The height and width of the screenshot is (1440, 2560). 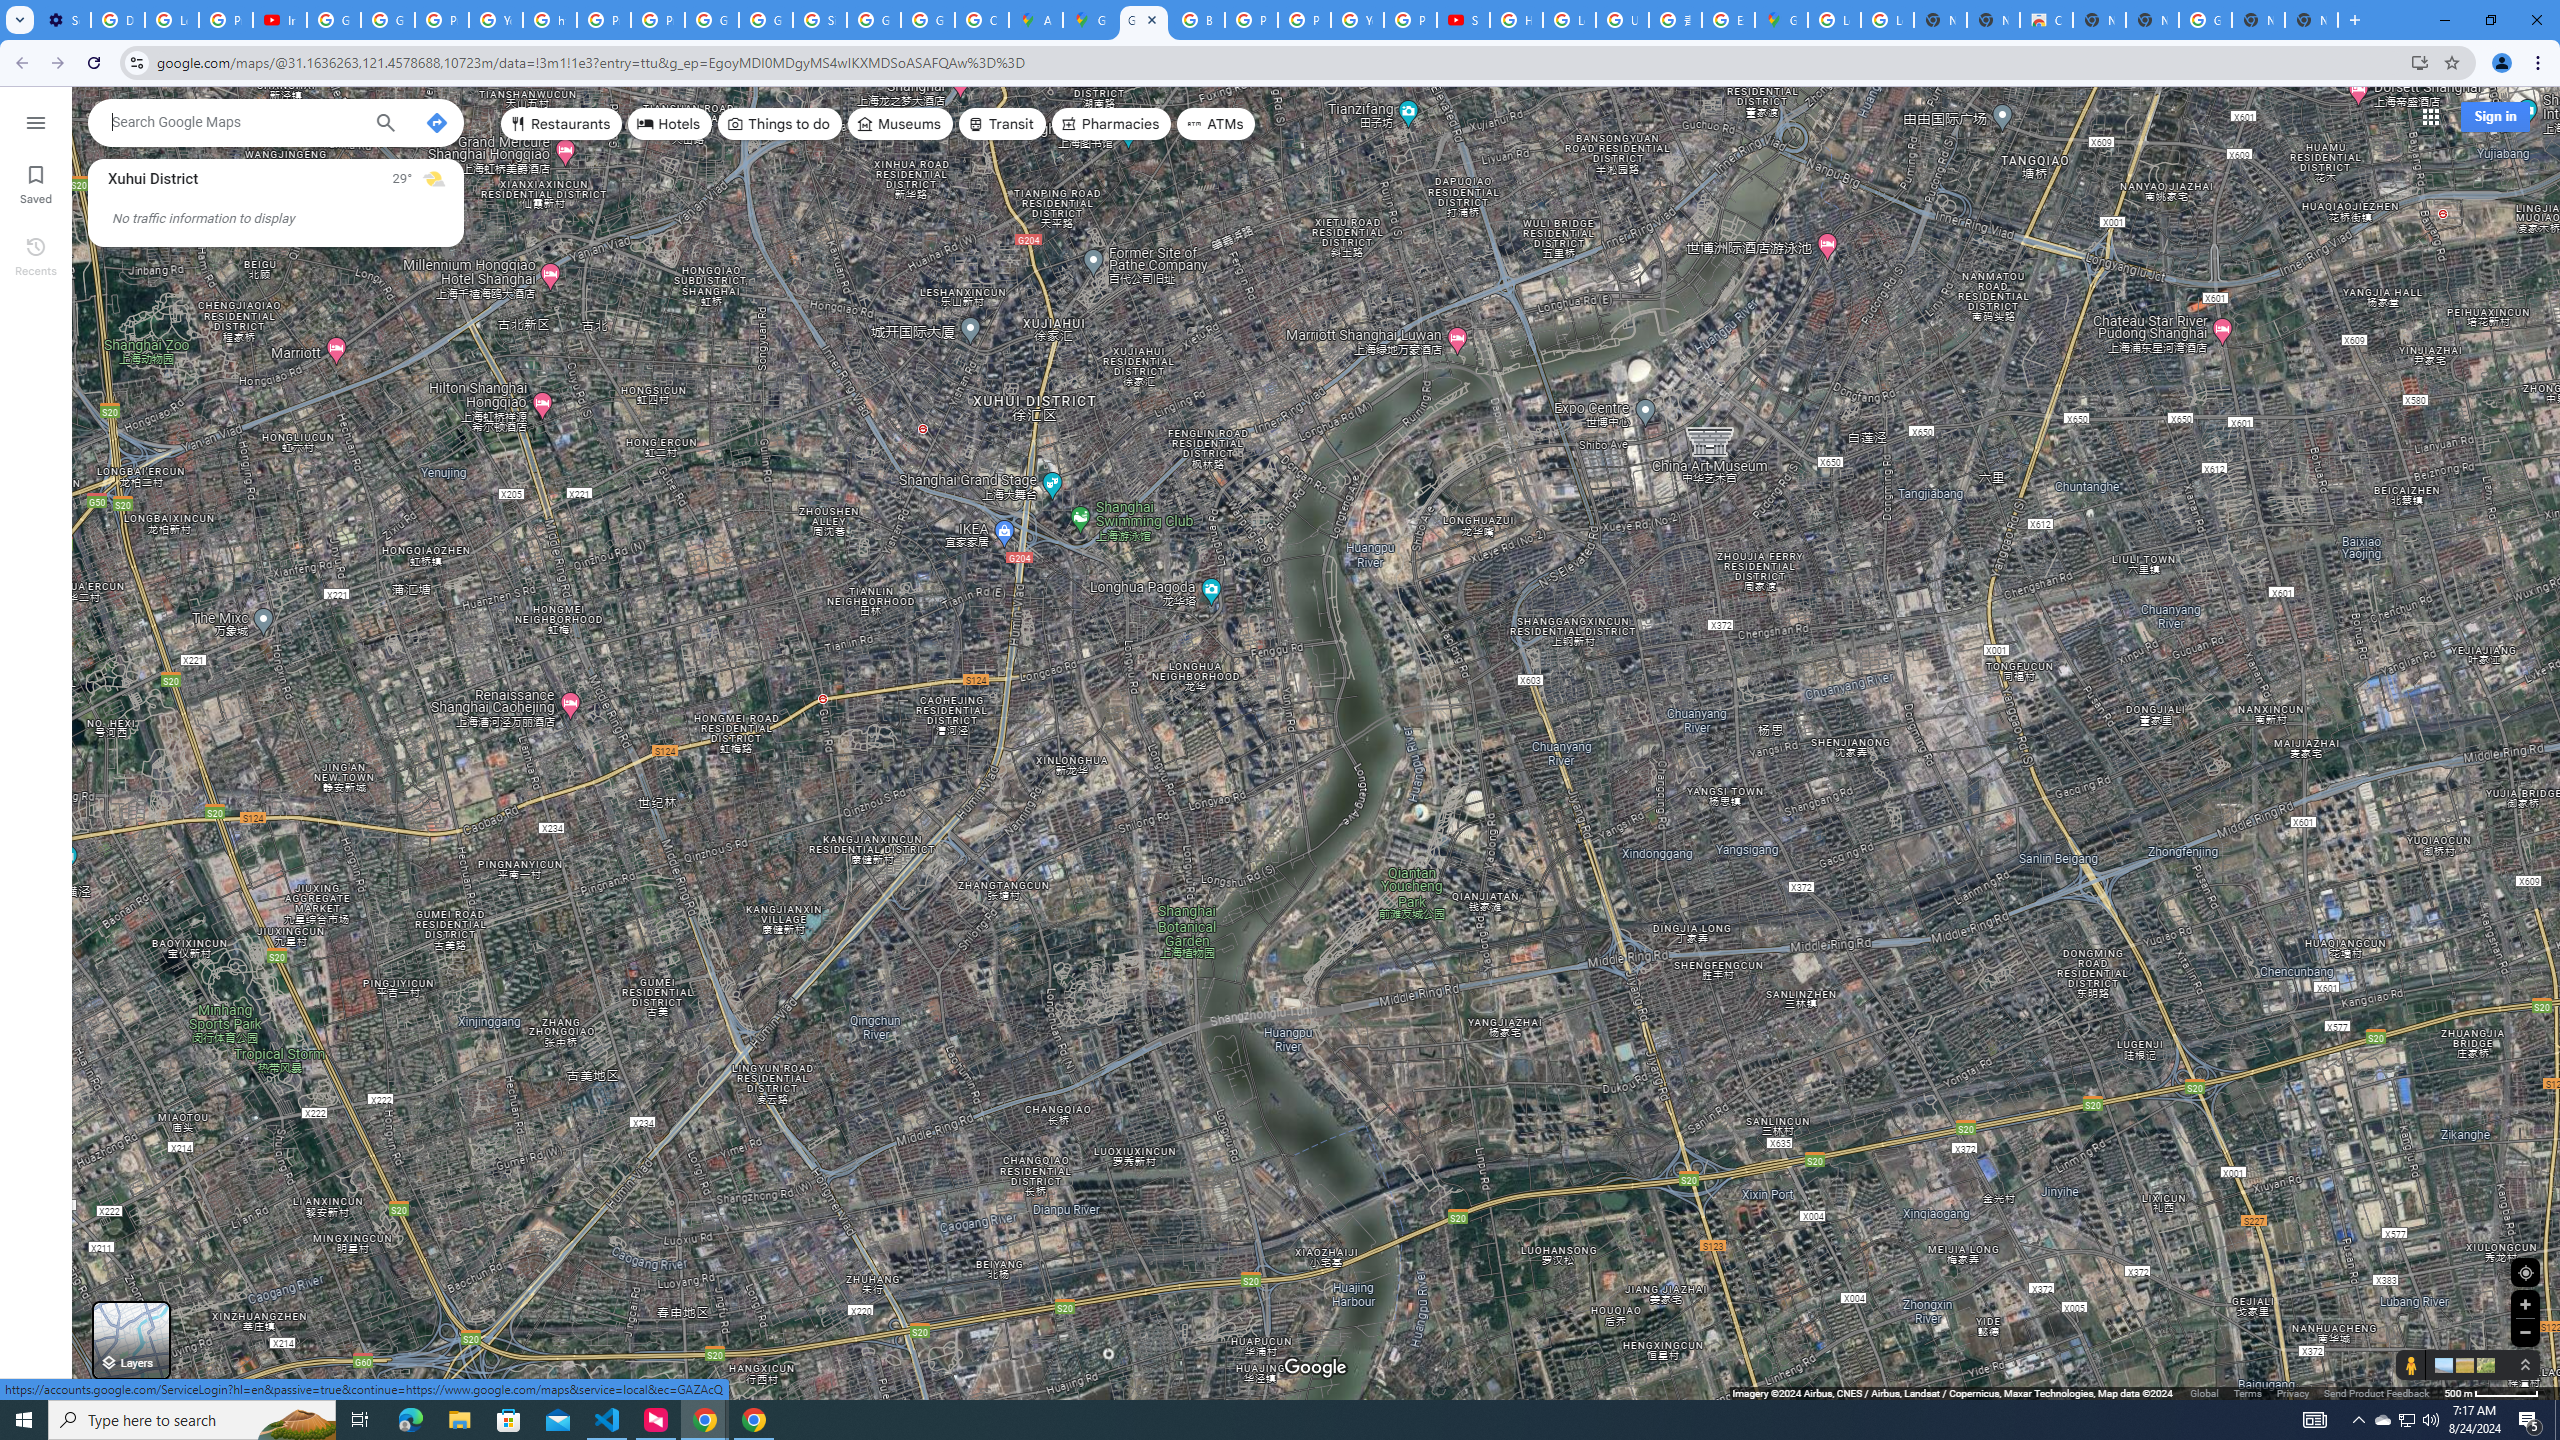 What do you see at coordinates (1089, 19) in the screenshot?
I see `'Google Maps'` at bounding box center [1089, 19].